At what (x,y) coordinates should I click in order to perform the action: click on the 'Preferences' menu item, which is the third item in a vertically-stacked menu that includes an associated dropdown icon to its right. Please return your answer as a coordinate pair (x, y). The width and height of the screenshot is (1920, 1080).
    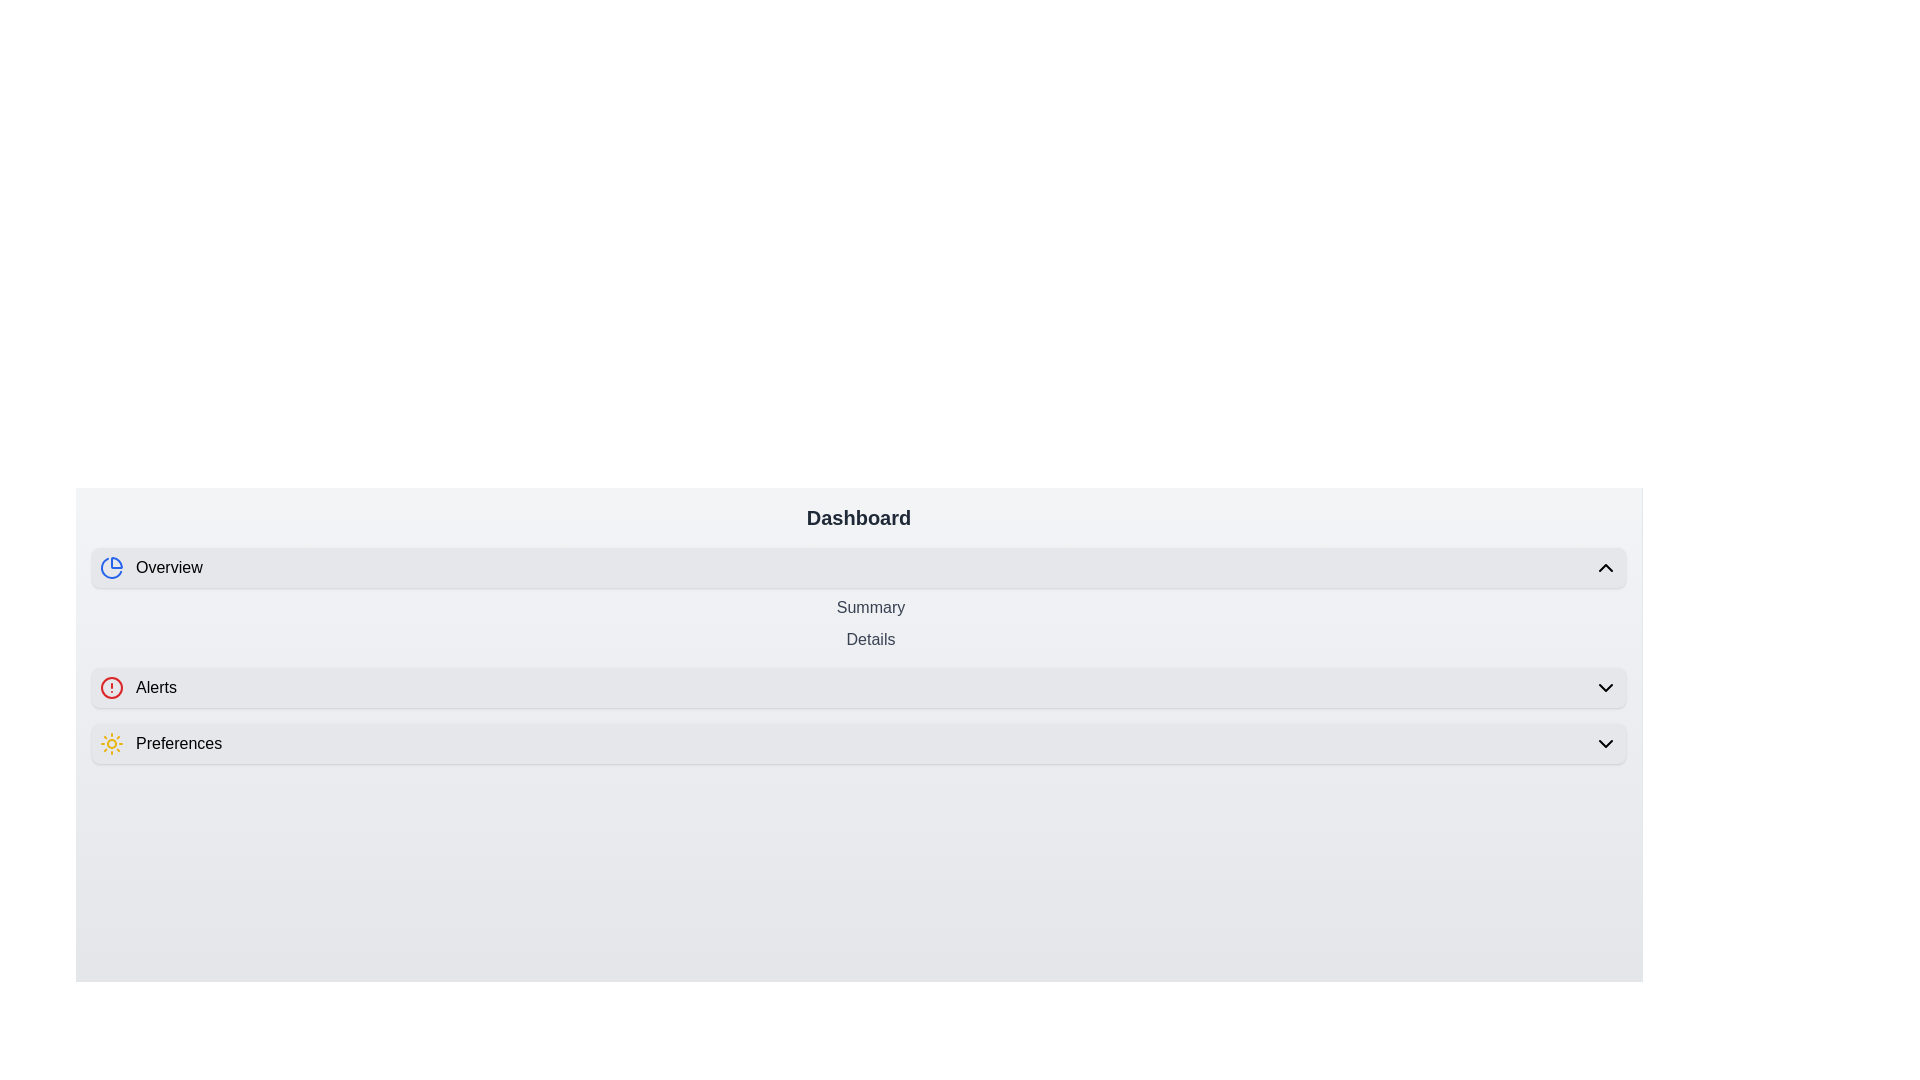
    Looking at the image, I should click on (161, 744).